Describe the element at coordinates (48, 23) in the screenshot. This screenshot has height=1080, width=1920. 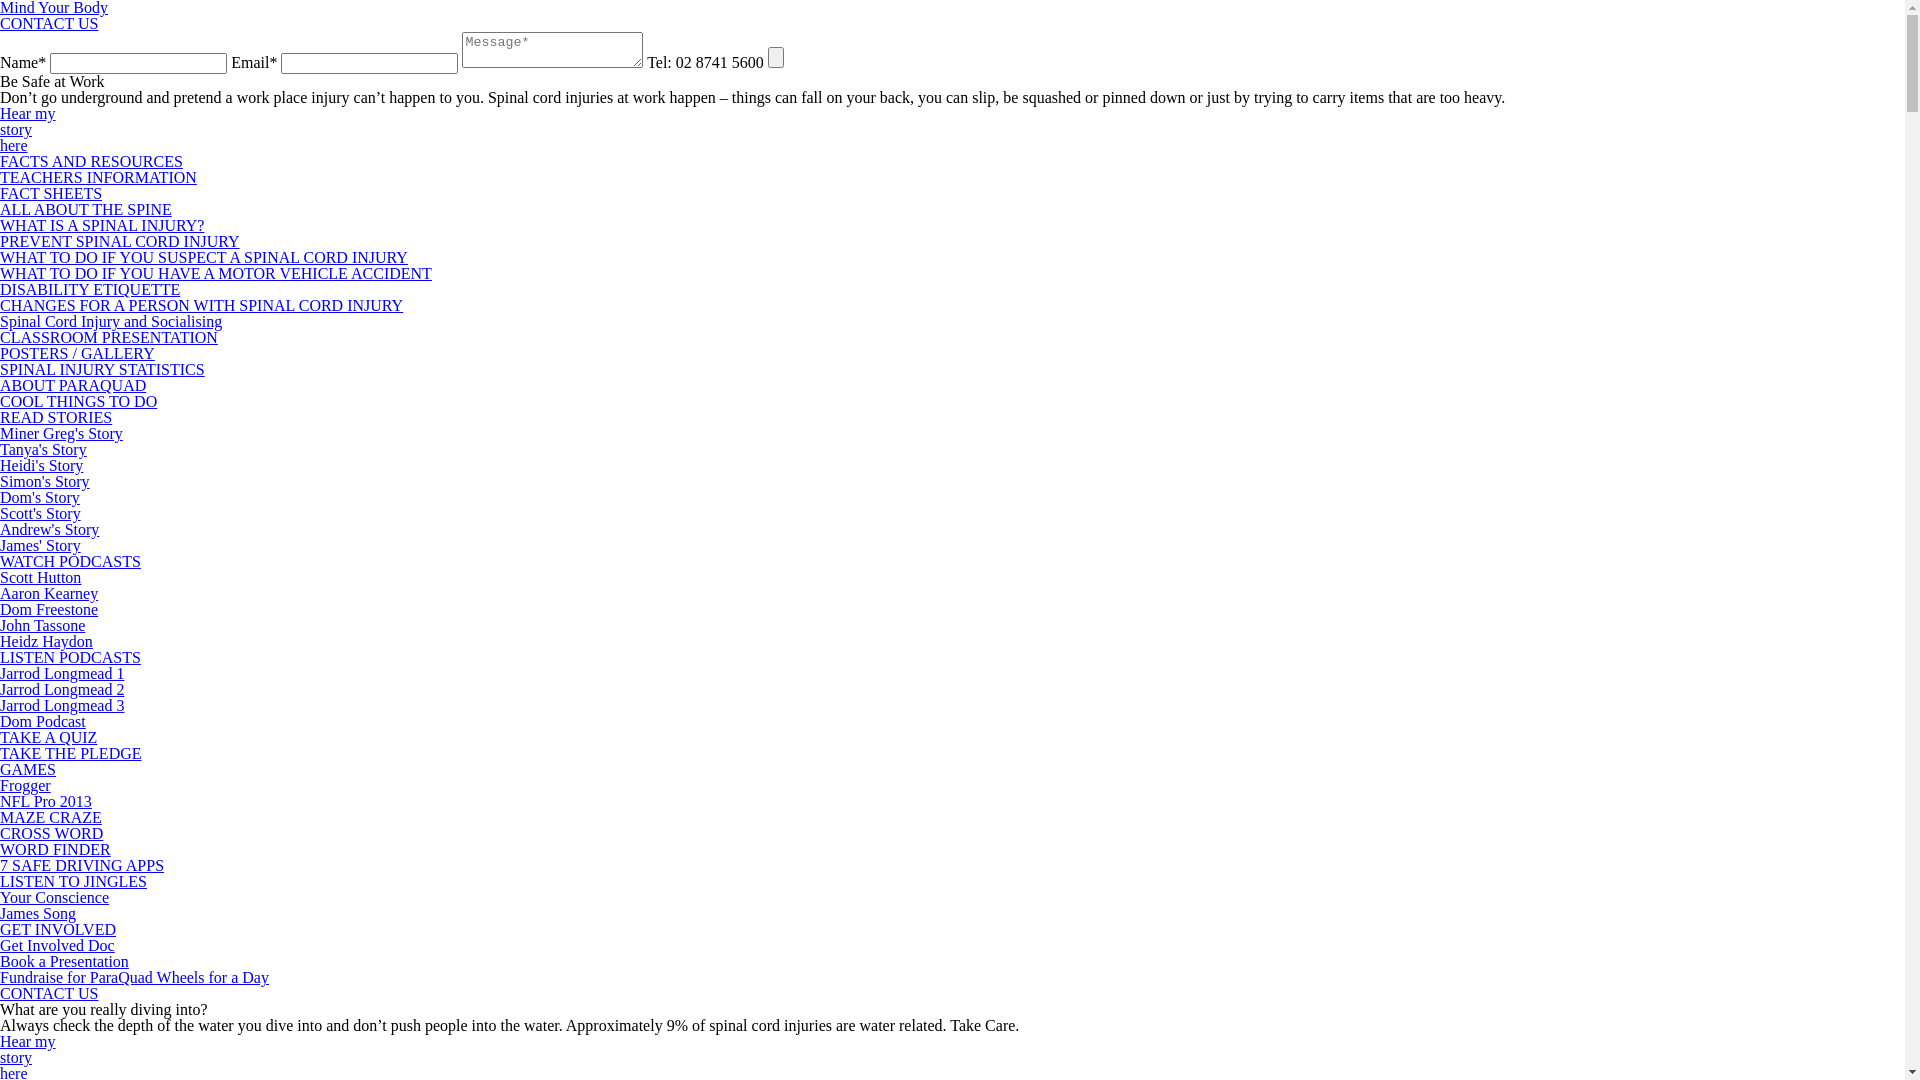
I see `'CONTACT US'` at that location.